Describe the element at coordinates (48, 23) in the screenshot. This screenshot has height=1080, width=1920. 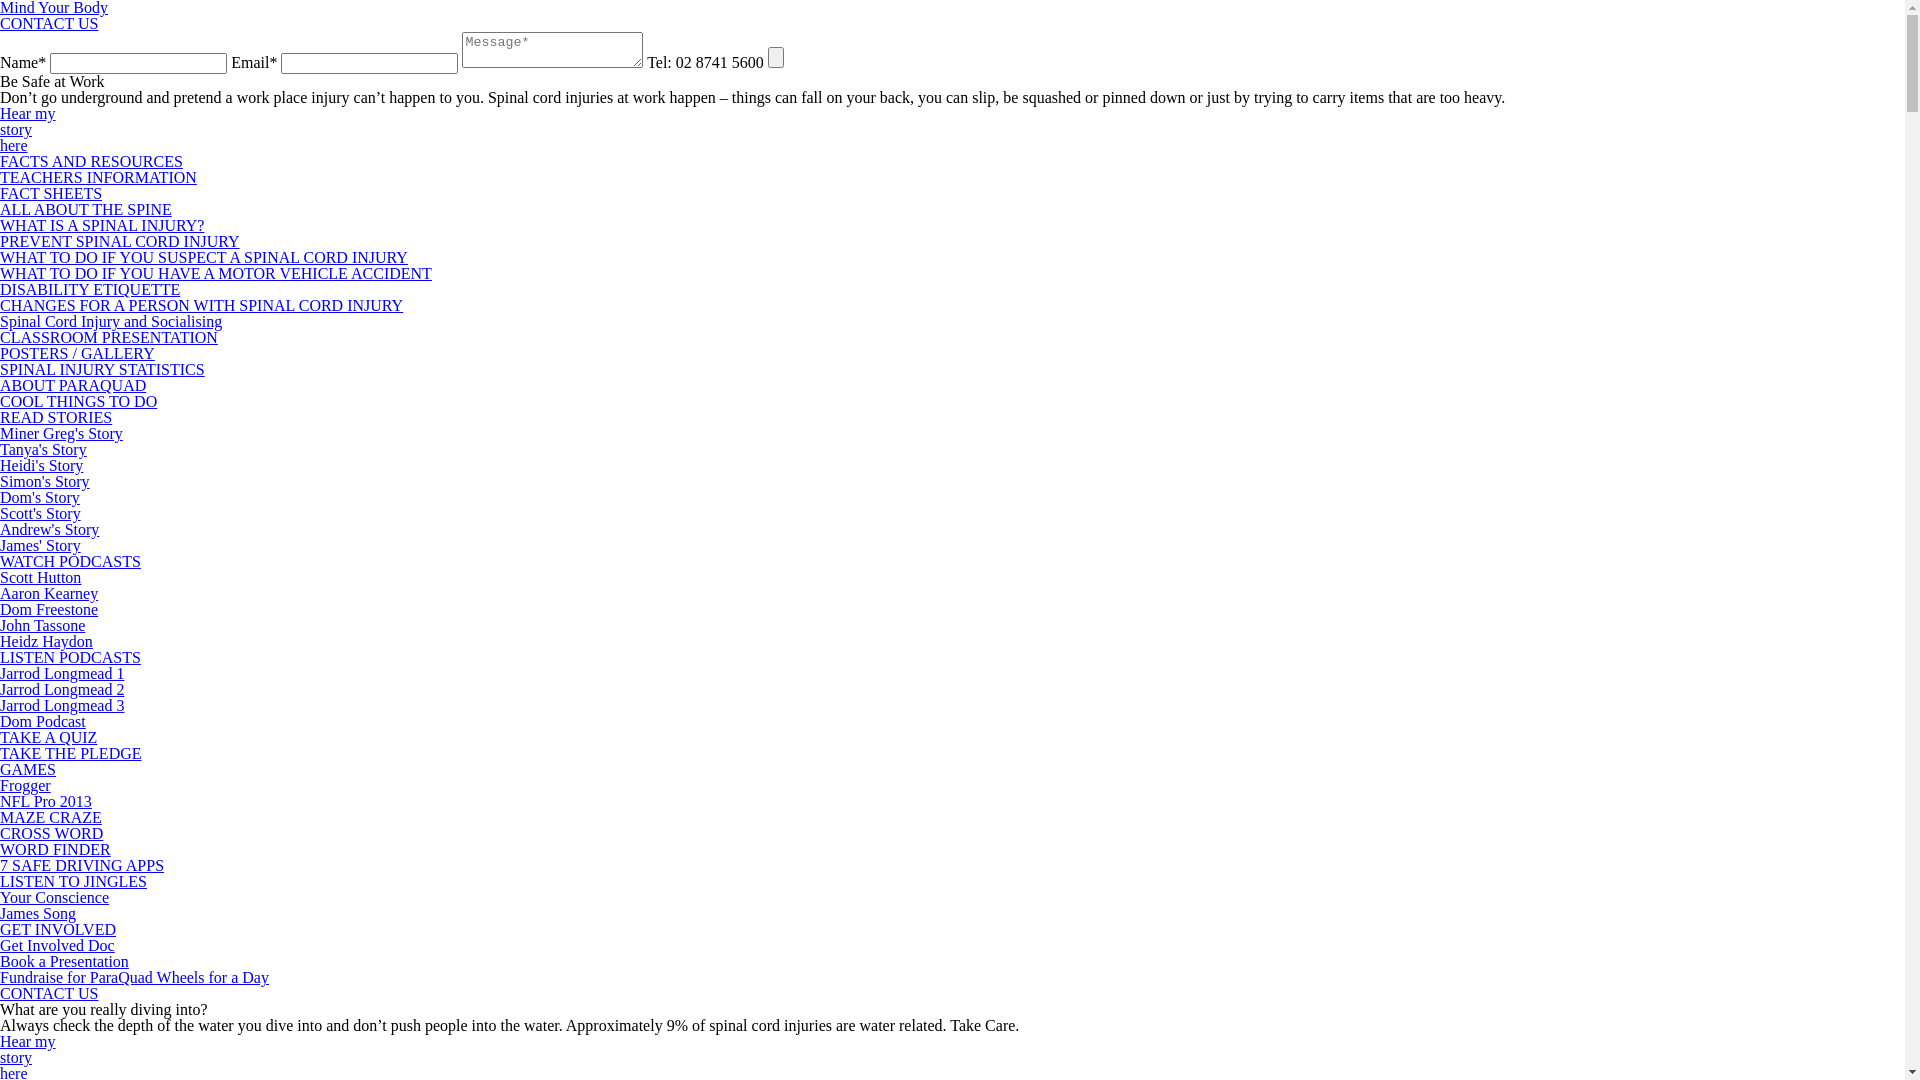
I see `'CONTACT US'` at that location.